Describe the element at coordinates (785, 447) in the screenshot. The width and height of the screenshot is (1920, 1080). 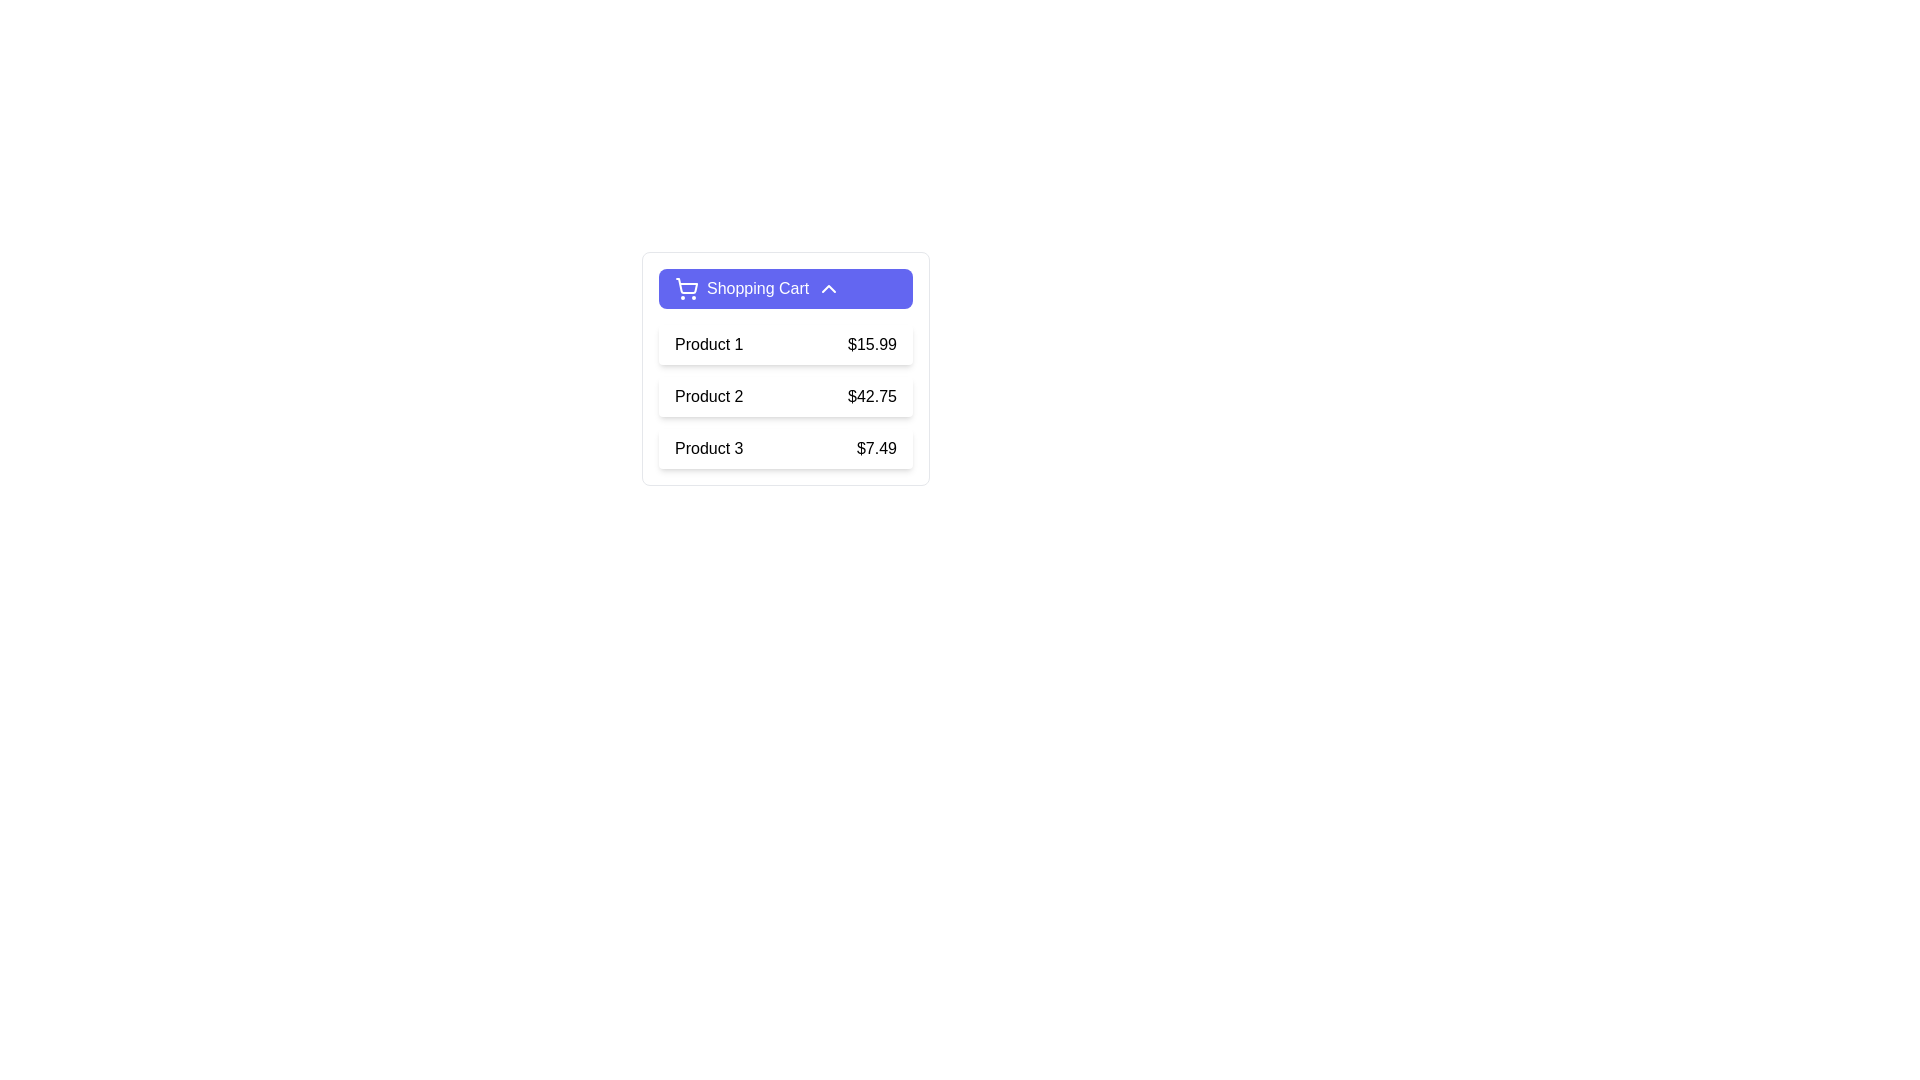
I see `the list item displaying 'Product 3' priced at '$7.49' in the shopping cart interface` at that location.